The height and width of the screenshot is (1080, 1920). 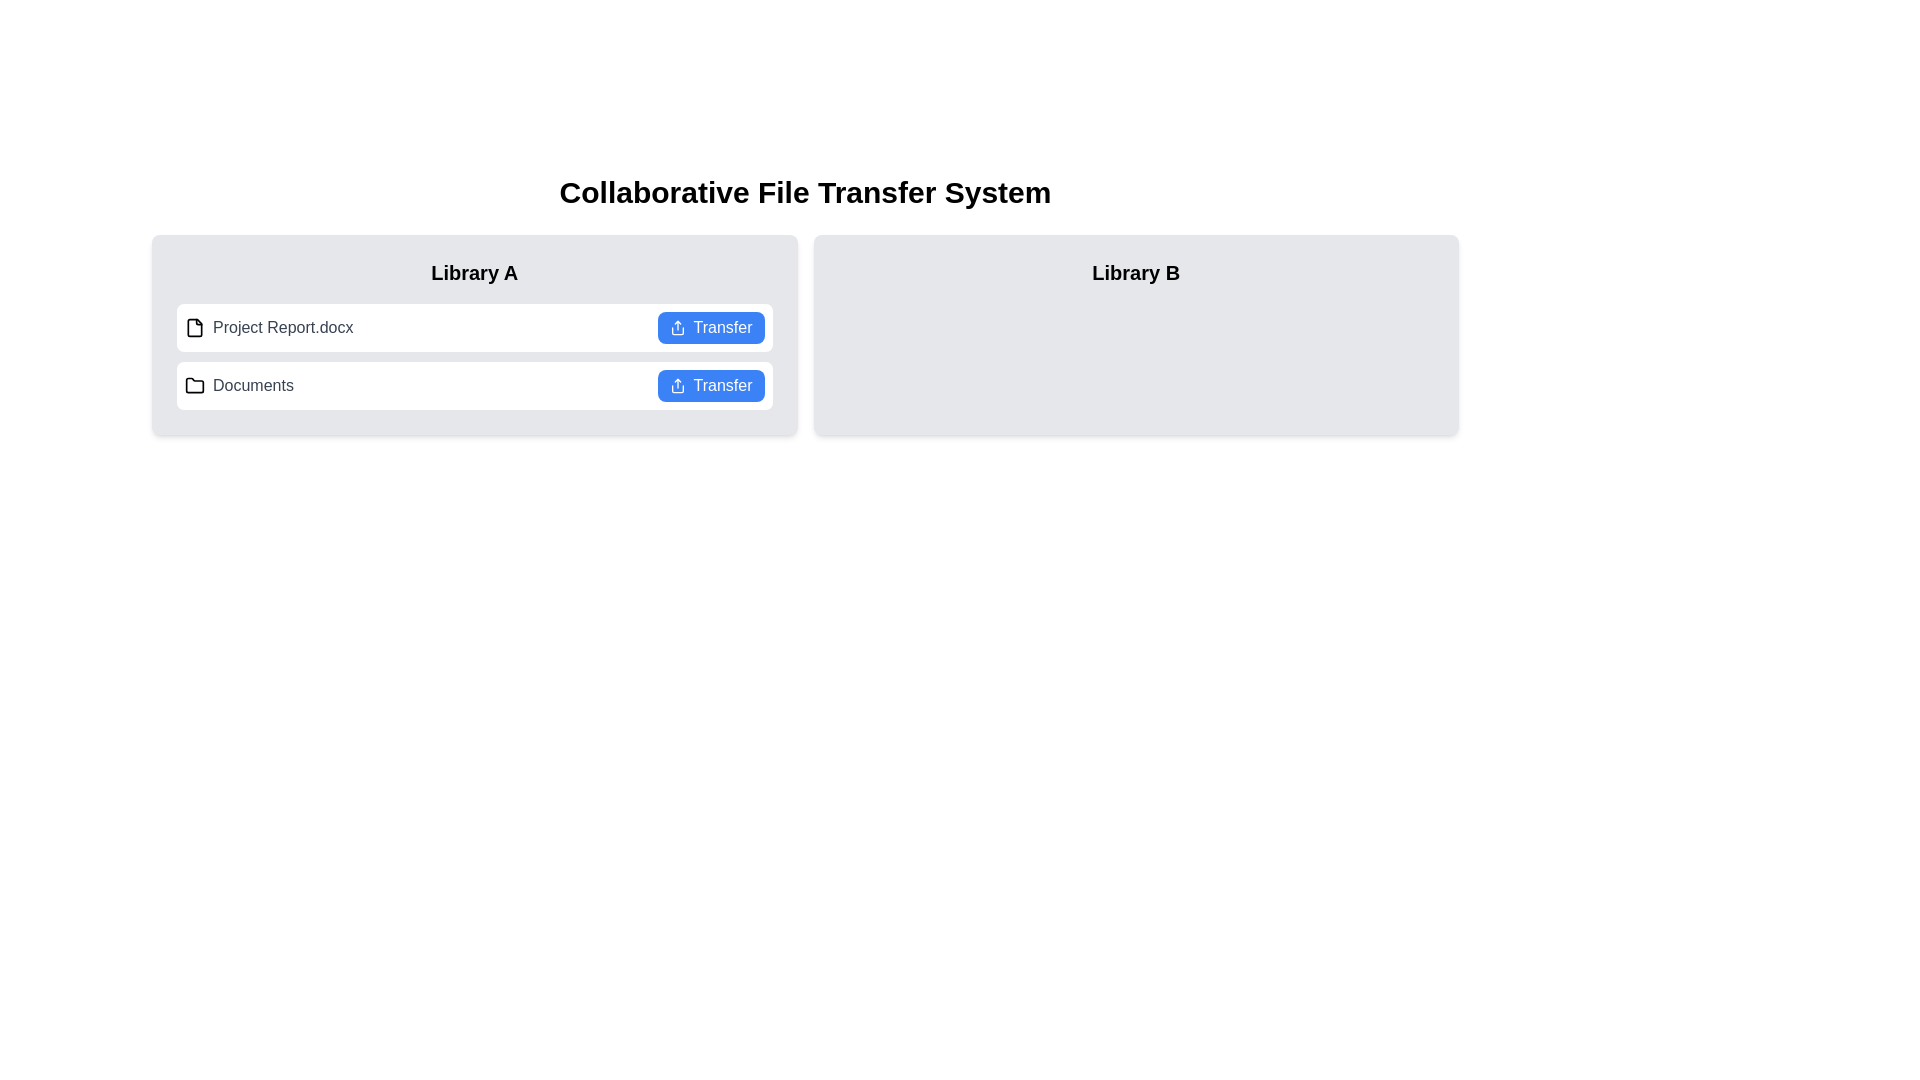 I want to click on the second 'Transfer' button located at the far right of the second row within the 'Documents Transfer' group to initiate a transfer operation, so click(x=710, y=385).